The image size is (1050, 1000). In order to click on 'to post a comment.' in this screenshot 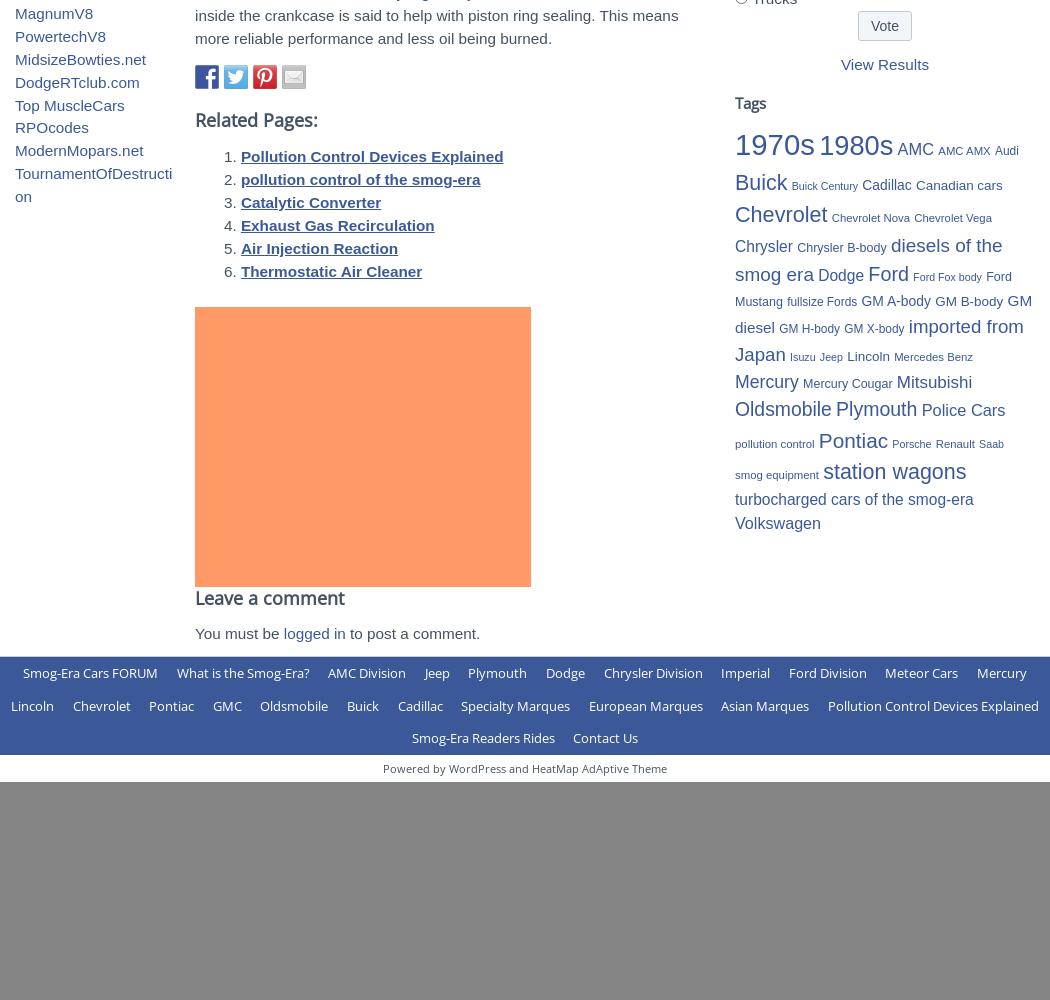, I will do `click(412, 633)`.